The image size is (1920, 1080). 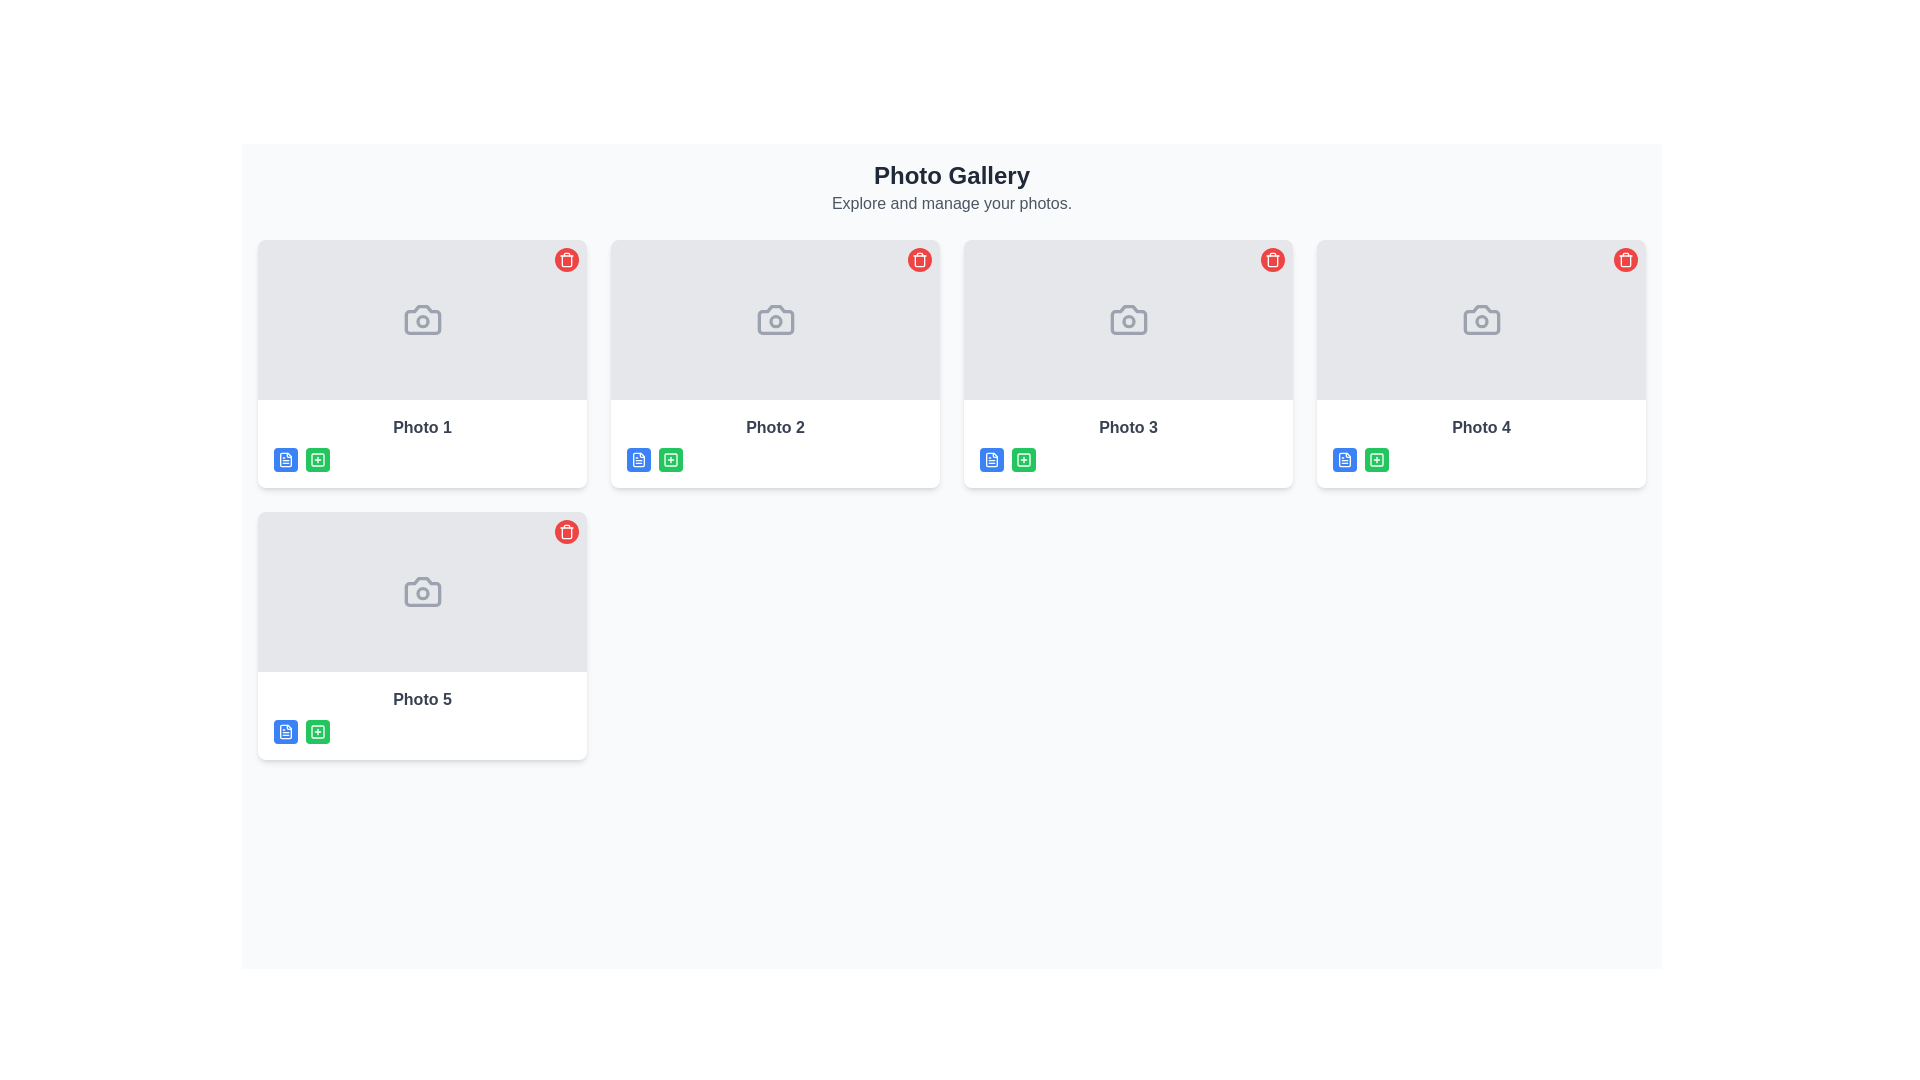 I want to click on the circular red button with a trash can icon located at the top-right corner of the card containing the 'Photo 2' label, so click(x=919, y=258).